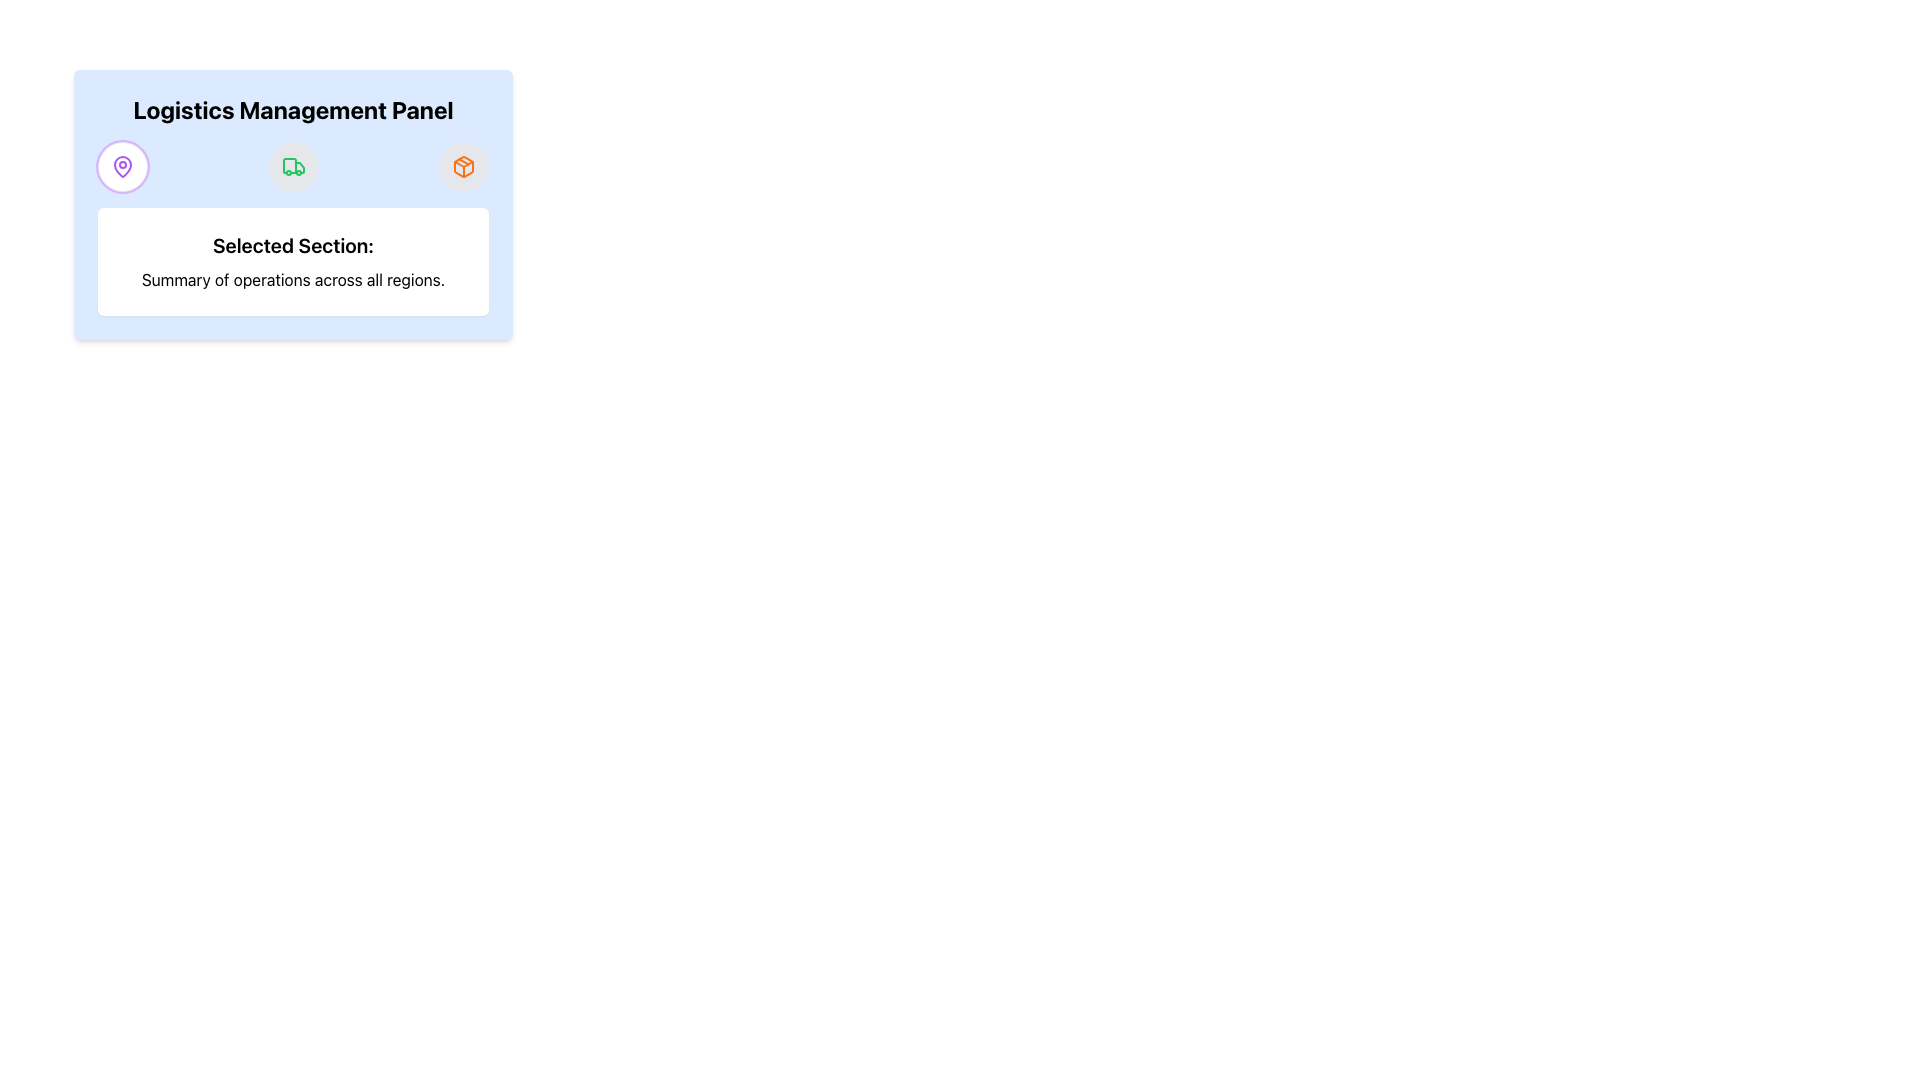 The image size is (1920, 1080). I want to click on the third and rightmost icon in the header section of the Logistics Management Panel, which likely relates to package management or tracking, so click(463, 165).